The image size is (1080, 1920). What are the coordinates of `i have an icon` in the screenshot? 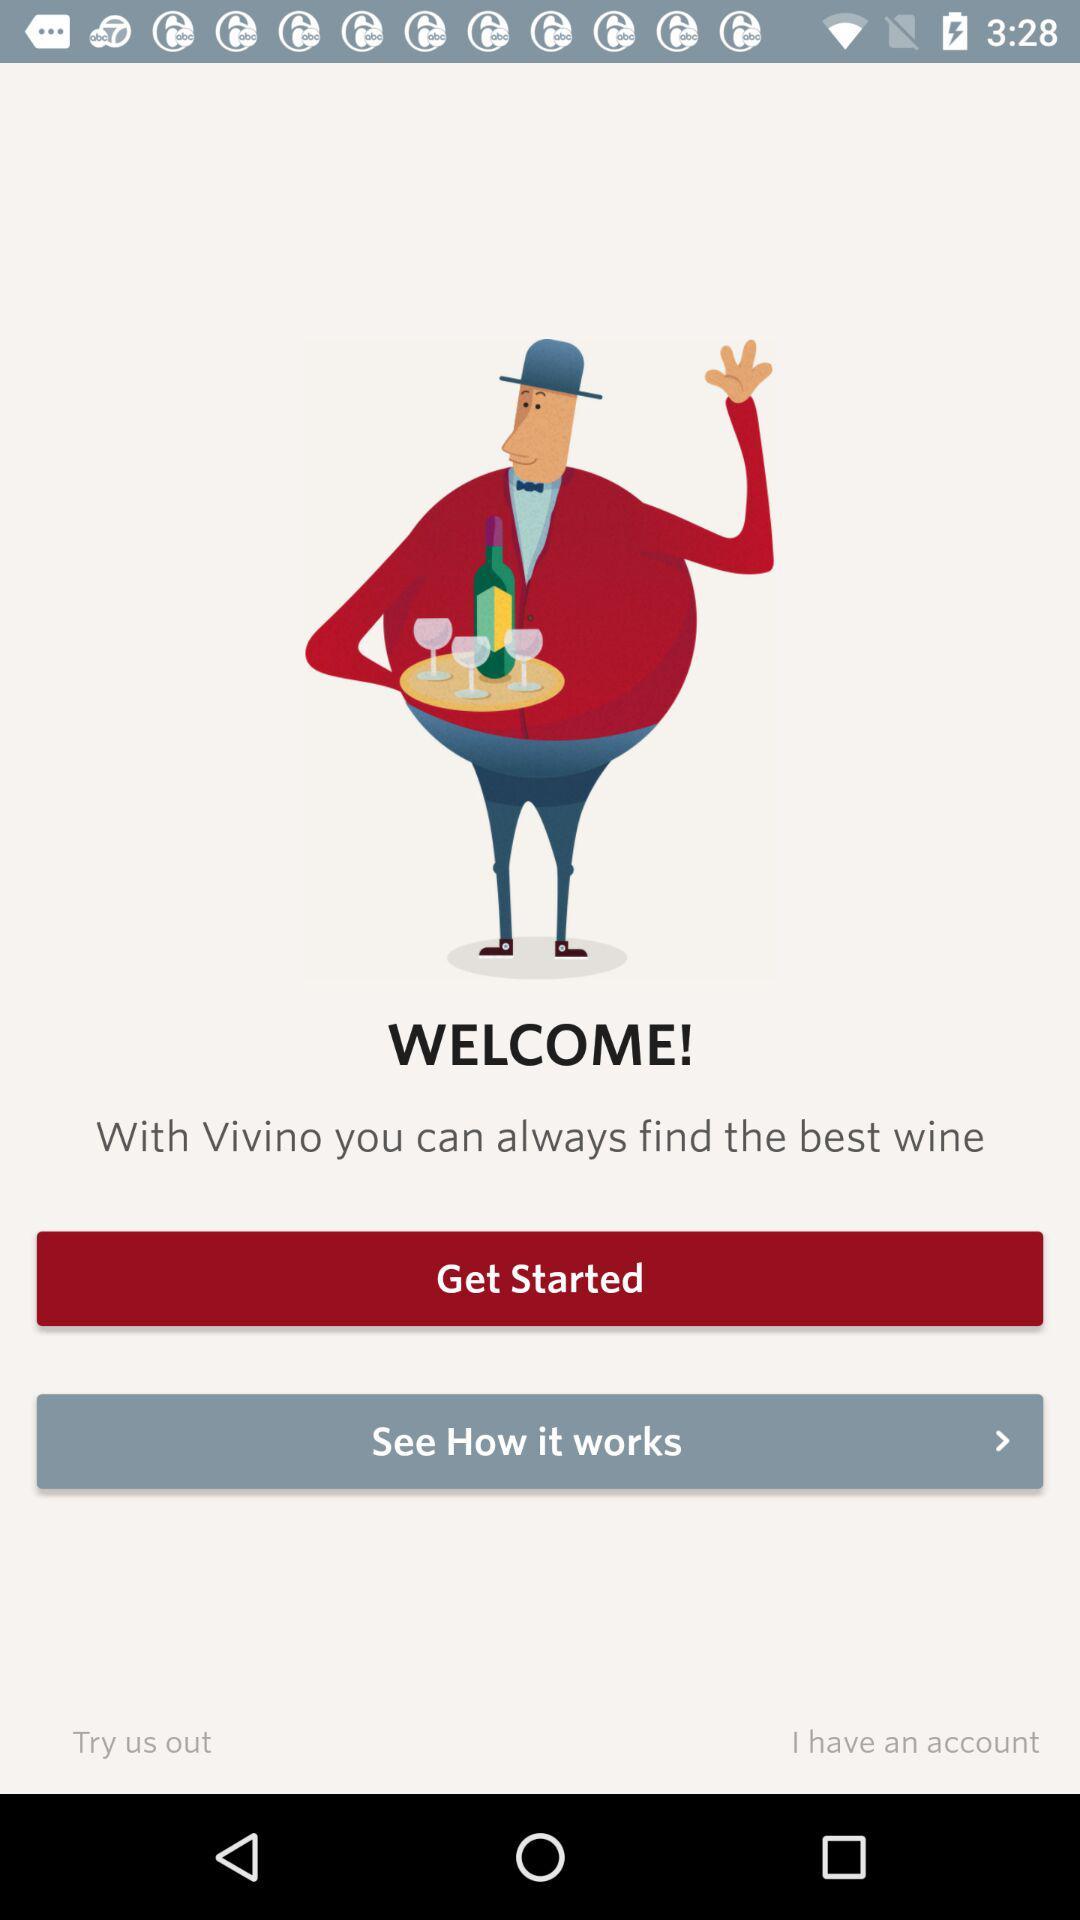 It's located at (915, 1740).